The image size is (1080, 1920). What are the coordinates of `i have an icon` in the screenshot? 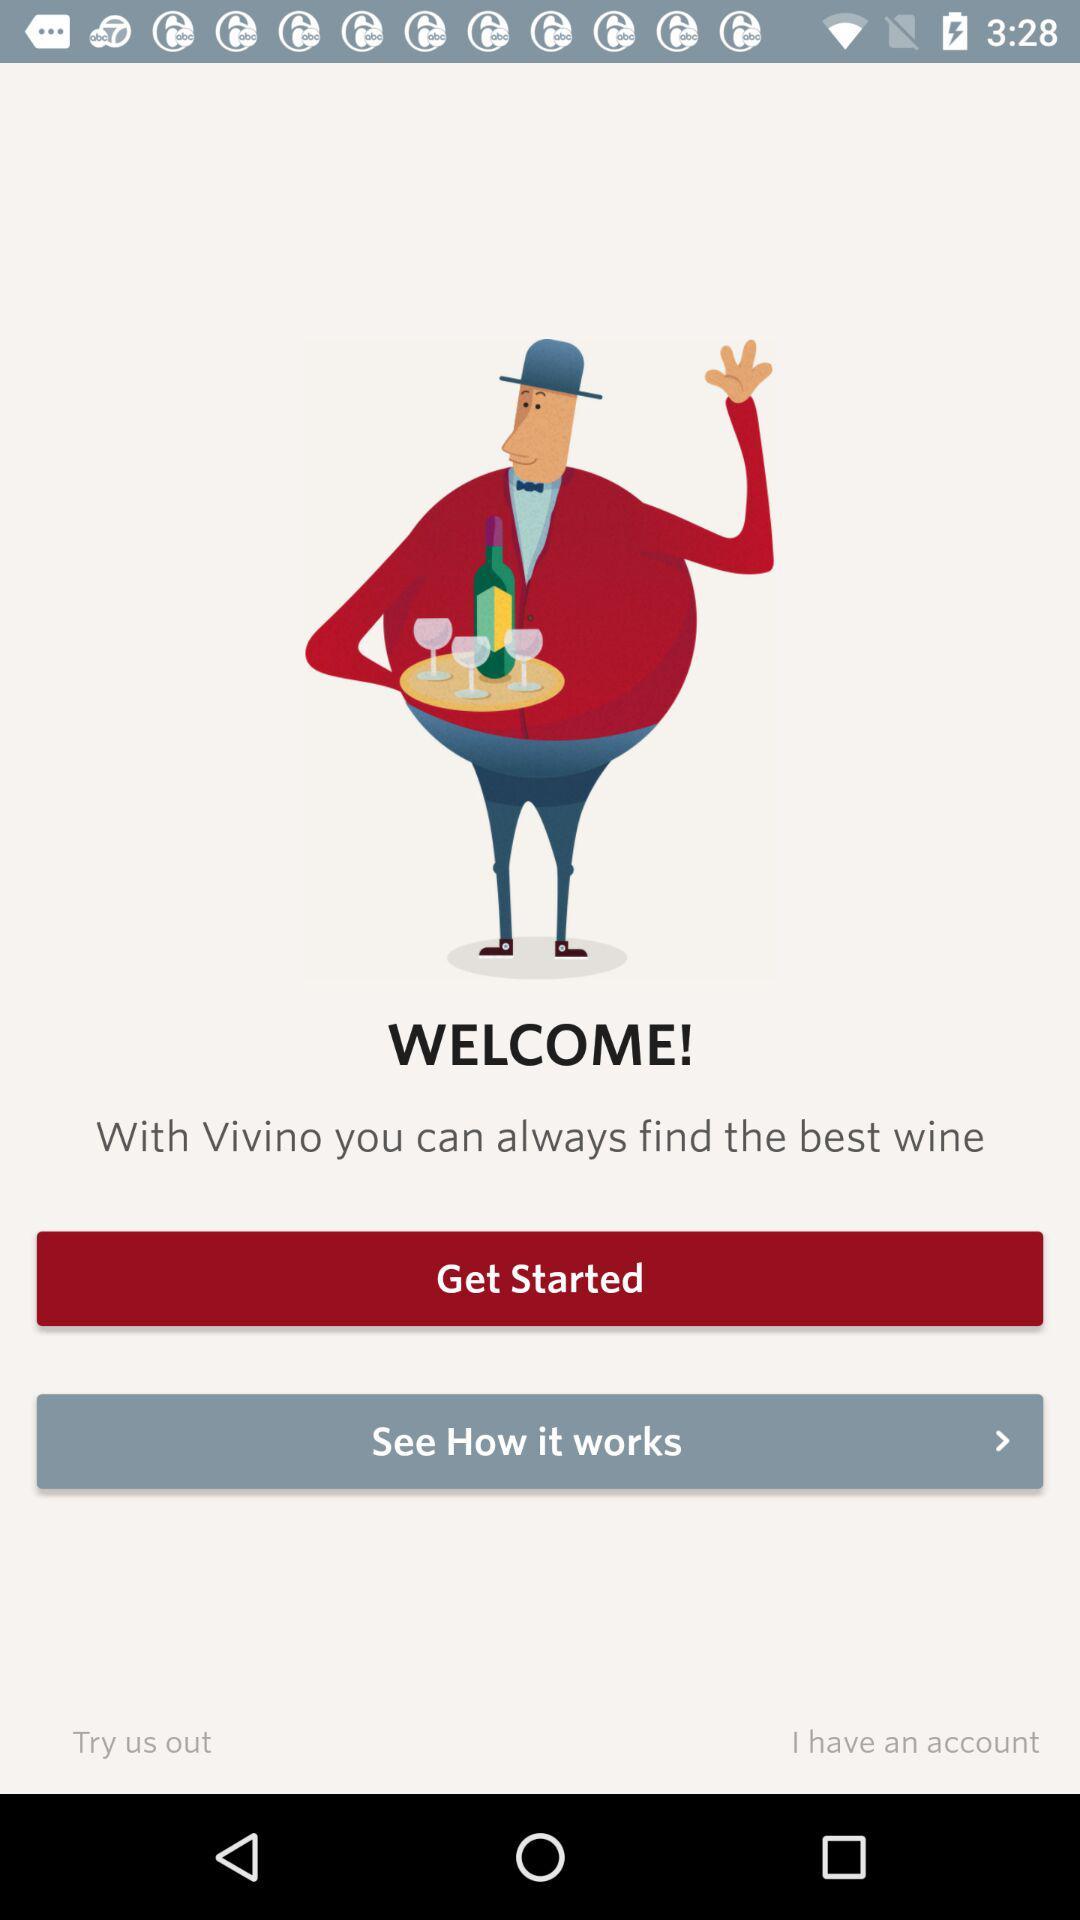 It's located at (915, 1740).